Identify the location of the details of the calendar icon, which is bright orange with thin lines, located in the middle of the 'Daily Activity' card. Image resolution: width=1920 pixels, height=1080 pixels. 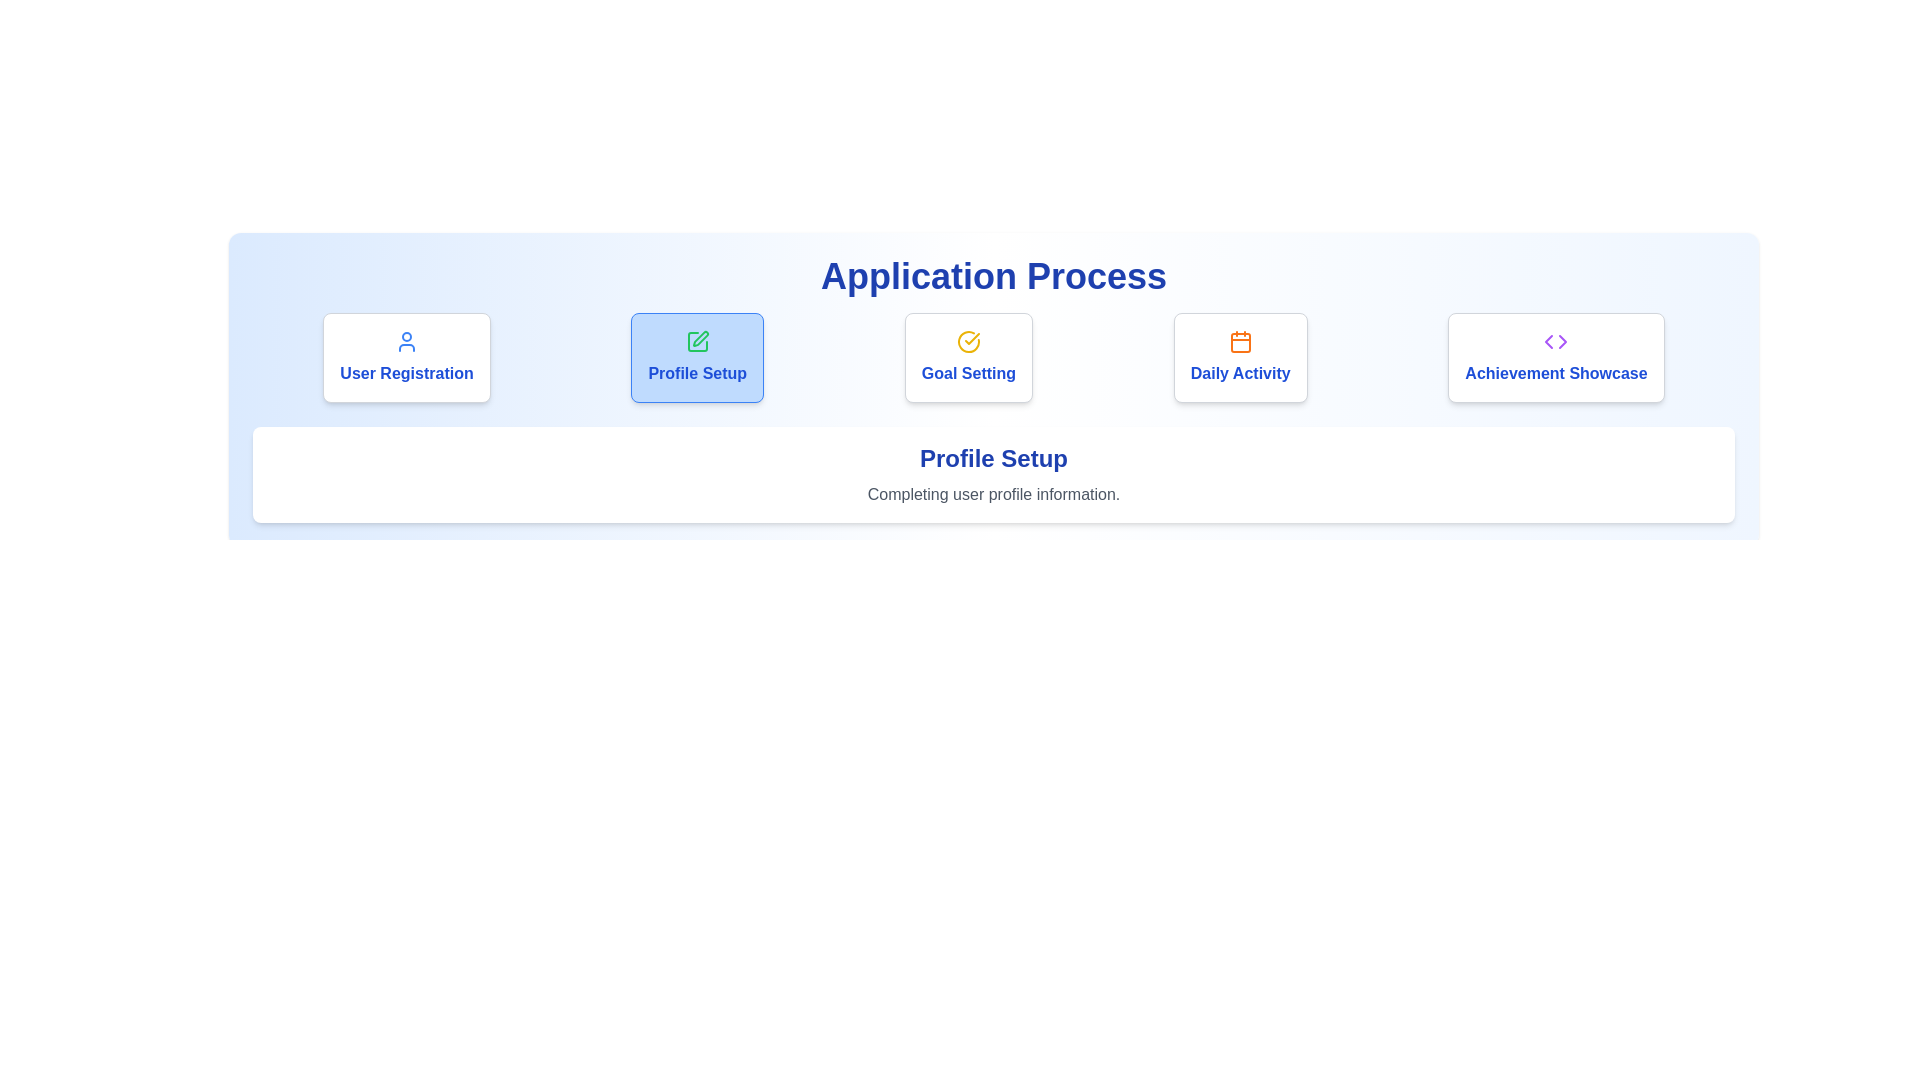
(1239, 341).